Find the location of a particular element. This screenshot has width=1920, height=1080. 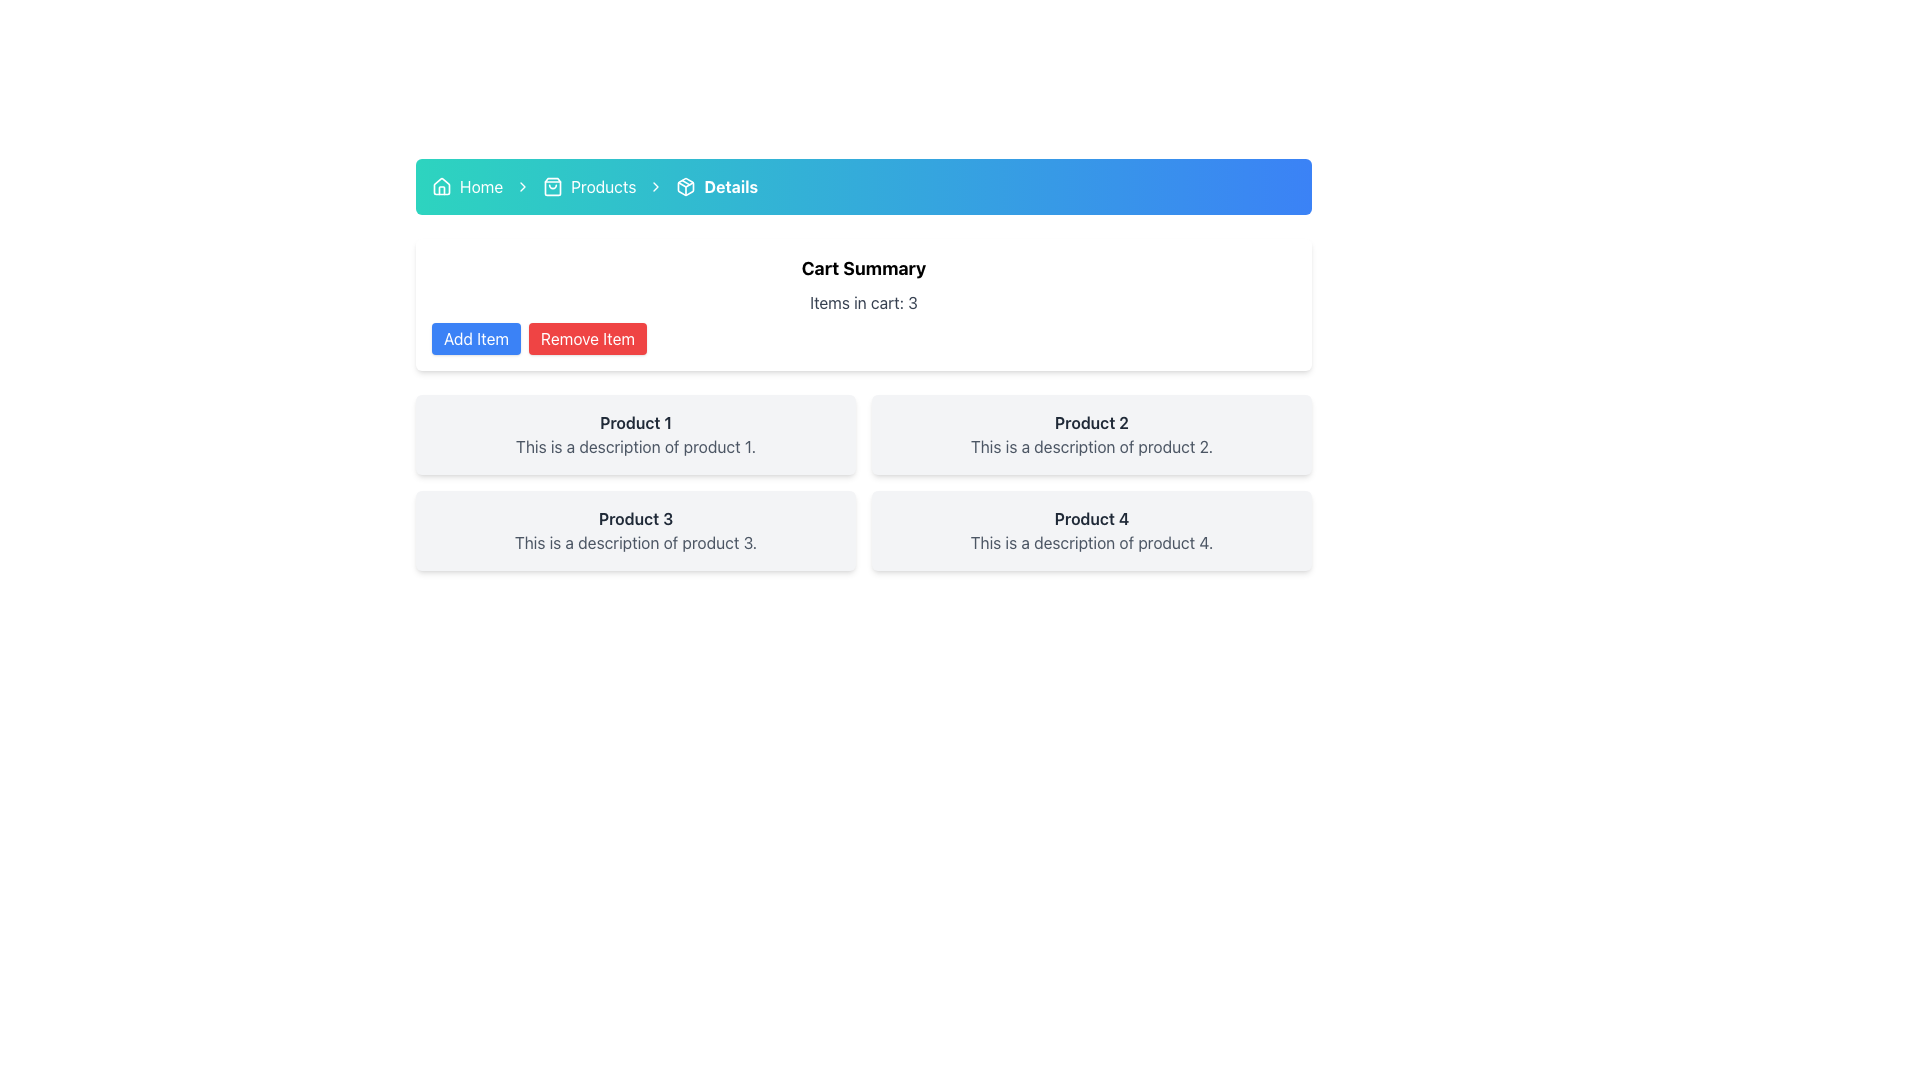

the 'Add Item' button located to the left side of the horizontal arrangement of buttons under the 'Cart Summary' section is located at coordinates (475, 338).